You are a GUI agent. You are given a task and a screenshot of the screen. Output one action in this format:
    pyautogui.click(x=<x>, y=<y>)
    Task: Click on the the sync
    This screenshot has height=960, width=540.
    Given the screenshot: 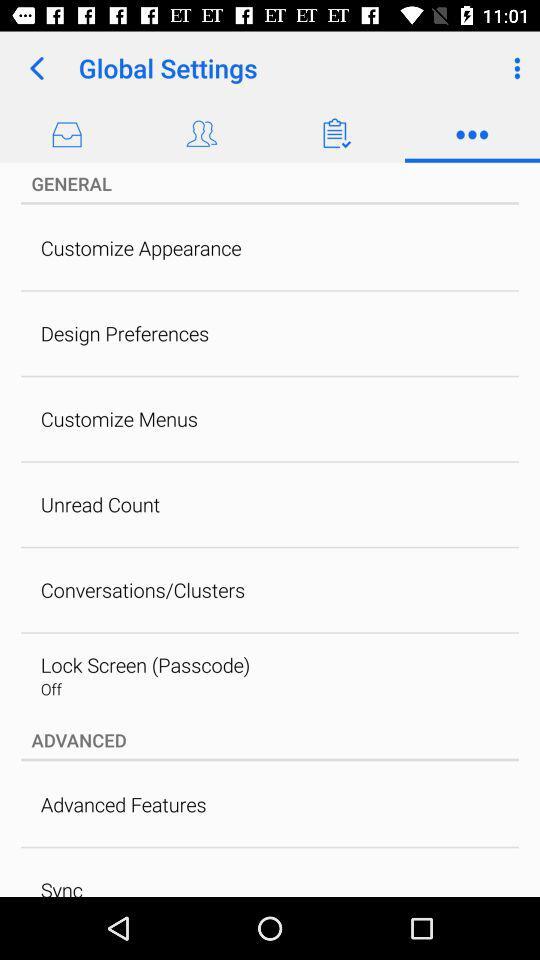 What is the action you would take?
    pyautogui.click(x=61, y=885)
    